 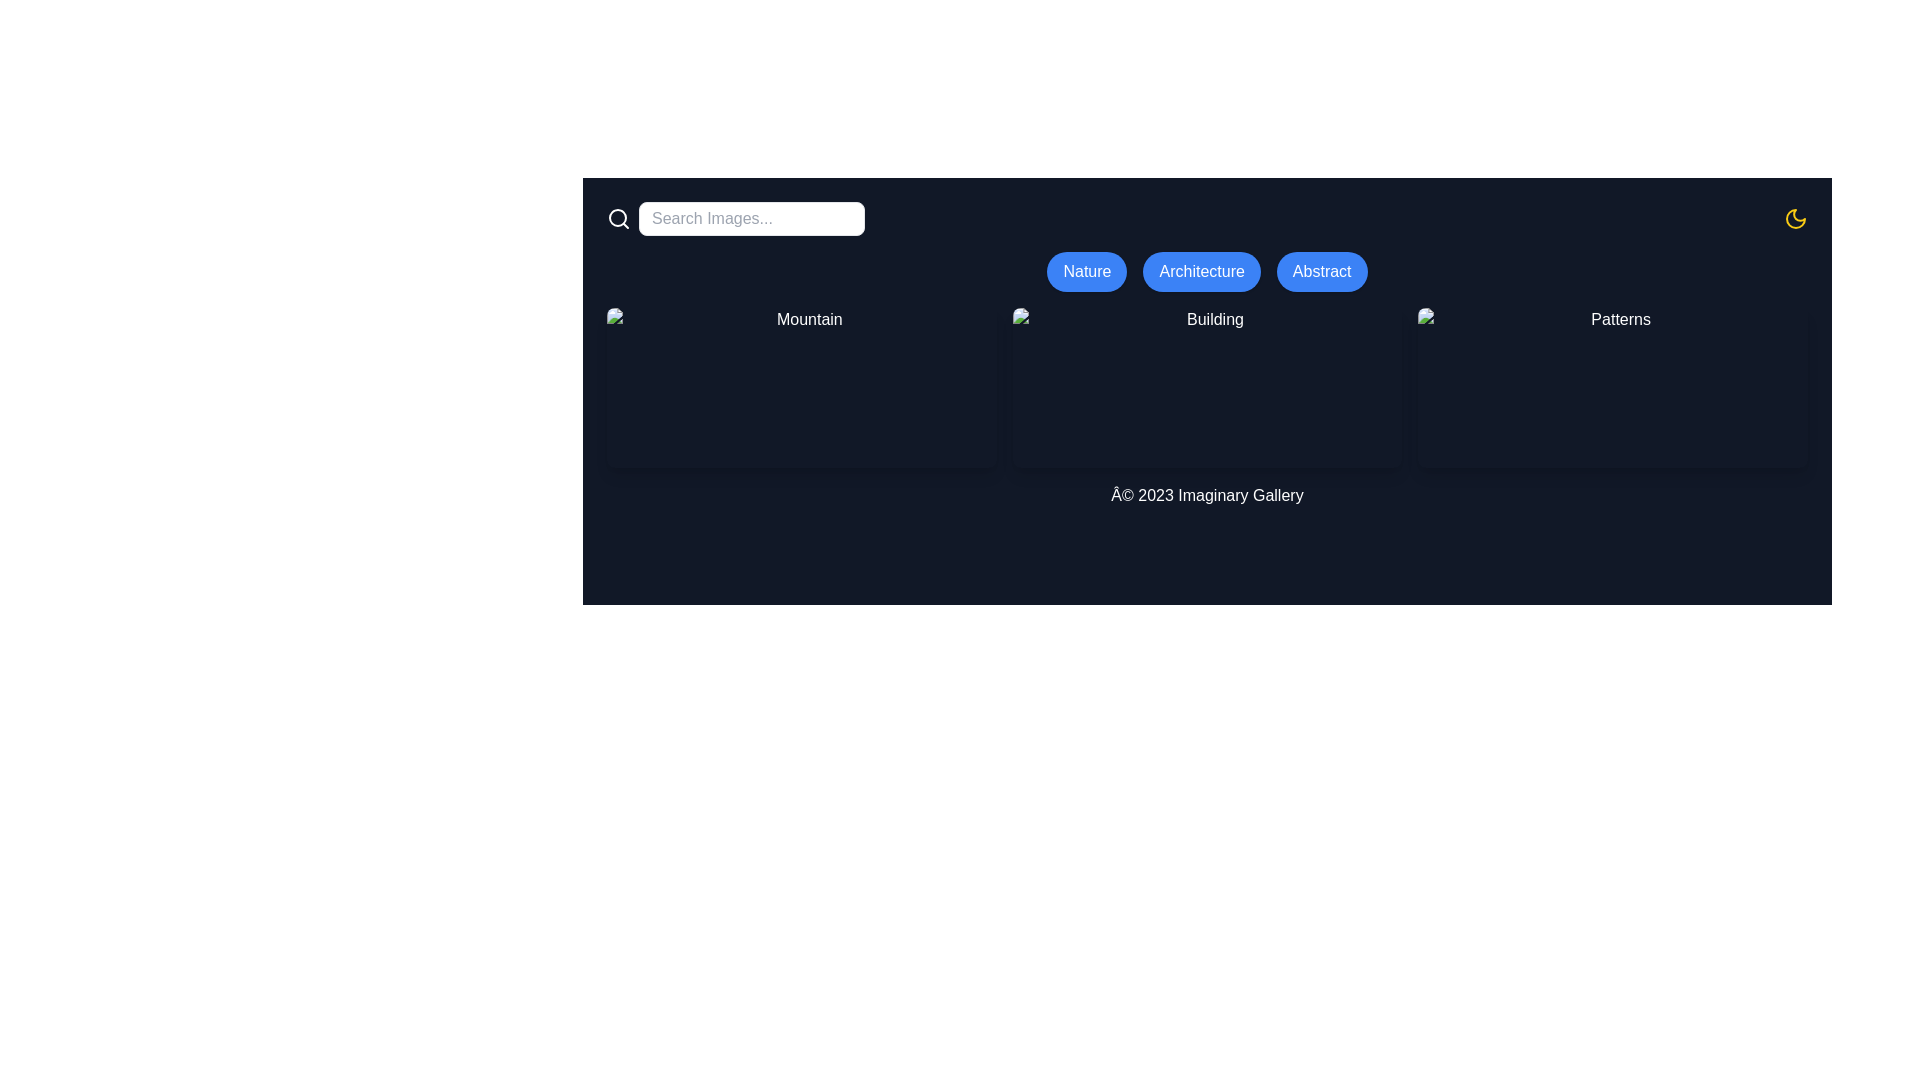 I want to click on the third button in the row, positioned to the right of the 'Nature' and 'Architecture' buttons, so click(x=1322, y=272).